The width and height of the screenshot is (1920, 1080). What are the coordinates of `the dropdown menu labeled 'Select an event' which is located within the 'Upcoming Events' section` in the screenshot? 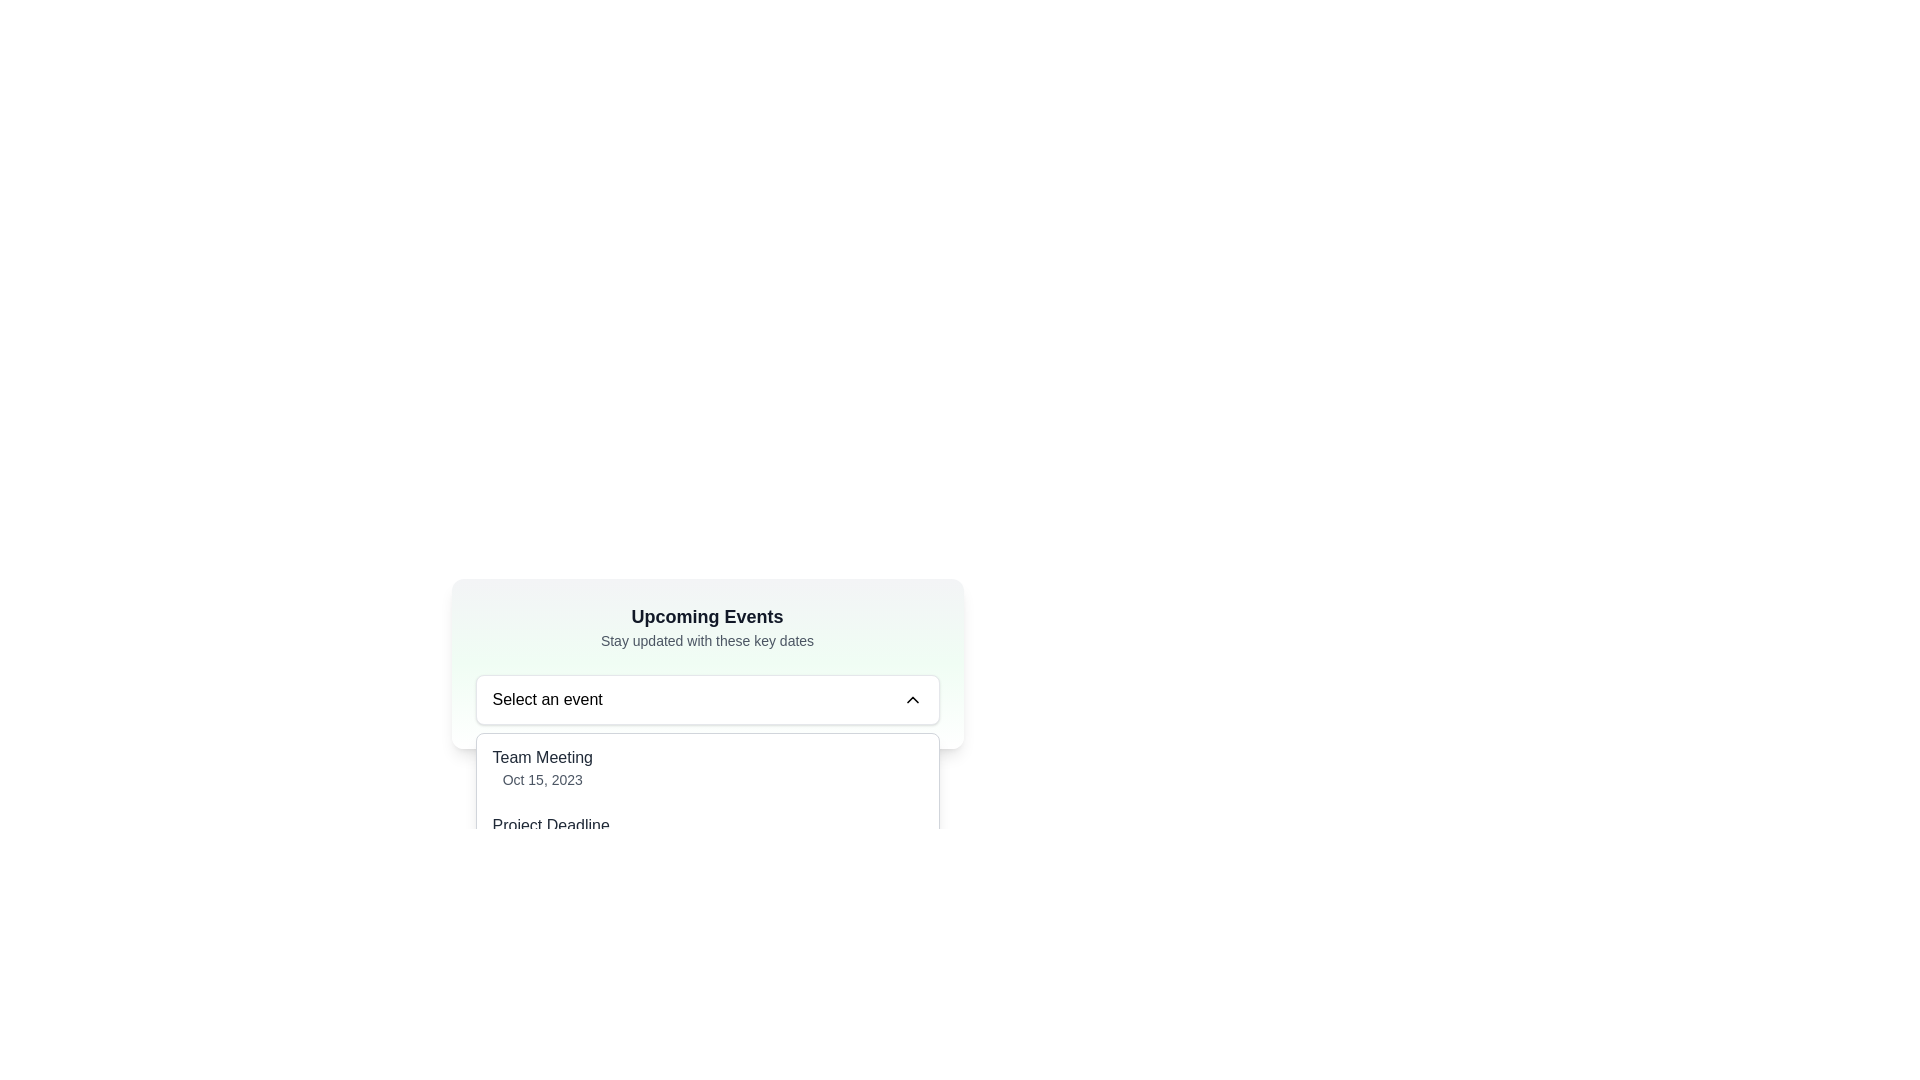 It's located at (707, 698).